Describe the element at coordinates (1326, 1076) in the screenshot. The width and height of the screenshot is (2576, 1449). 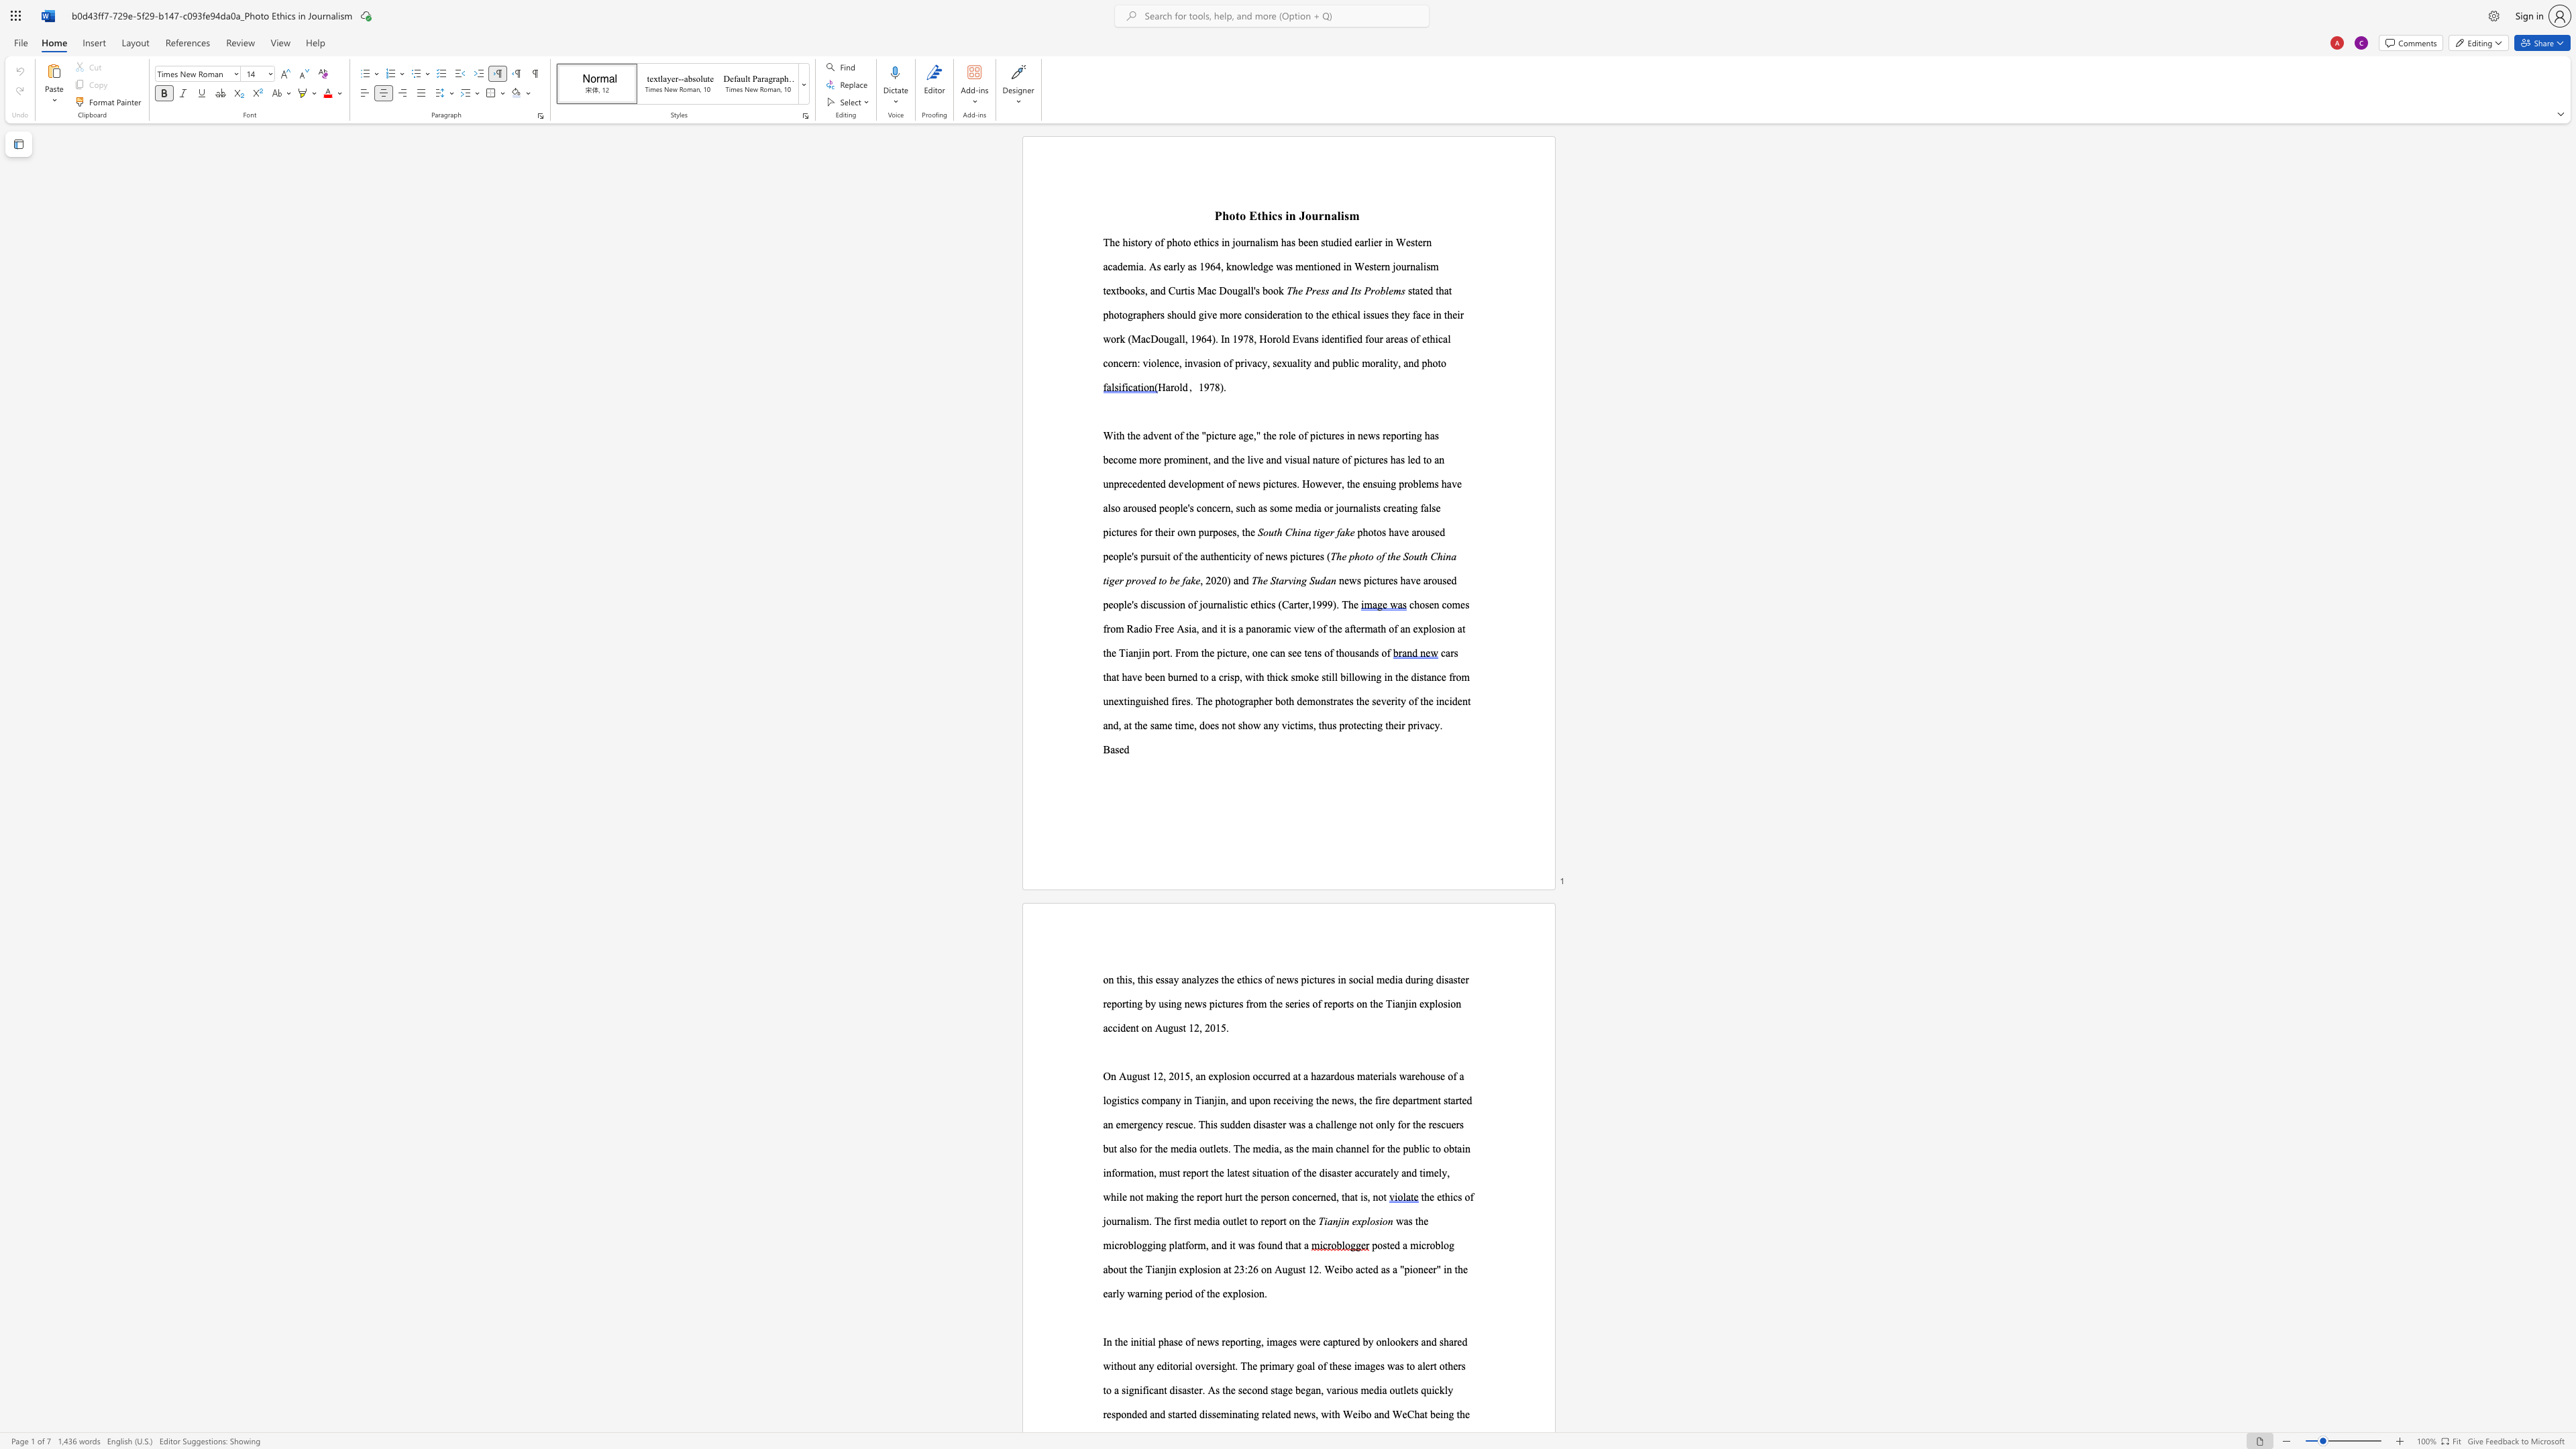
I see `the subset text "ardous mate" within the text "On August 12, 2015, an explosion occurred at a hazardous materials warehouse of"` at that location.